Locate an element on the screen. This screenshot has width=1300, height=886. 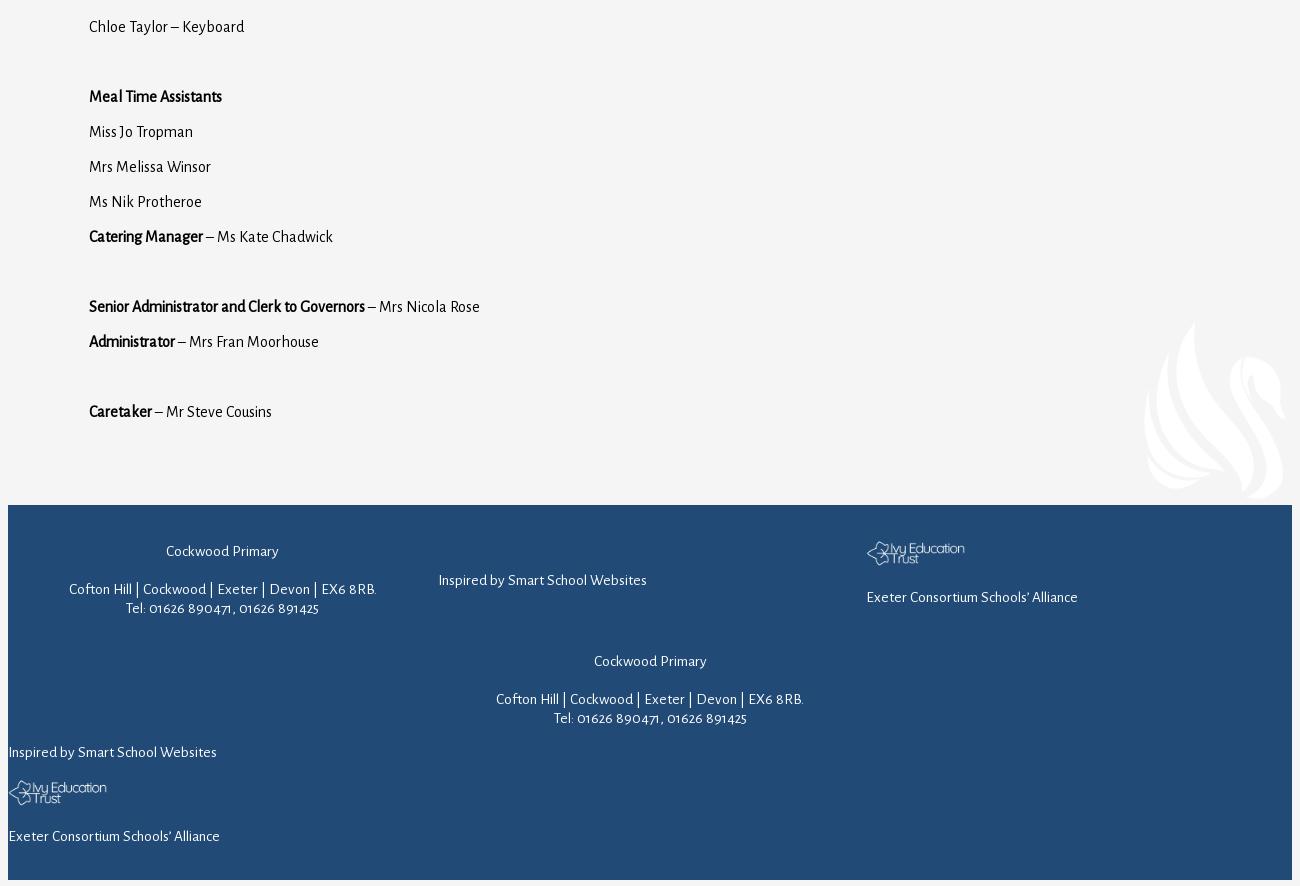
'Ms Nik Protheroe' is located at coordinates (144, 201).